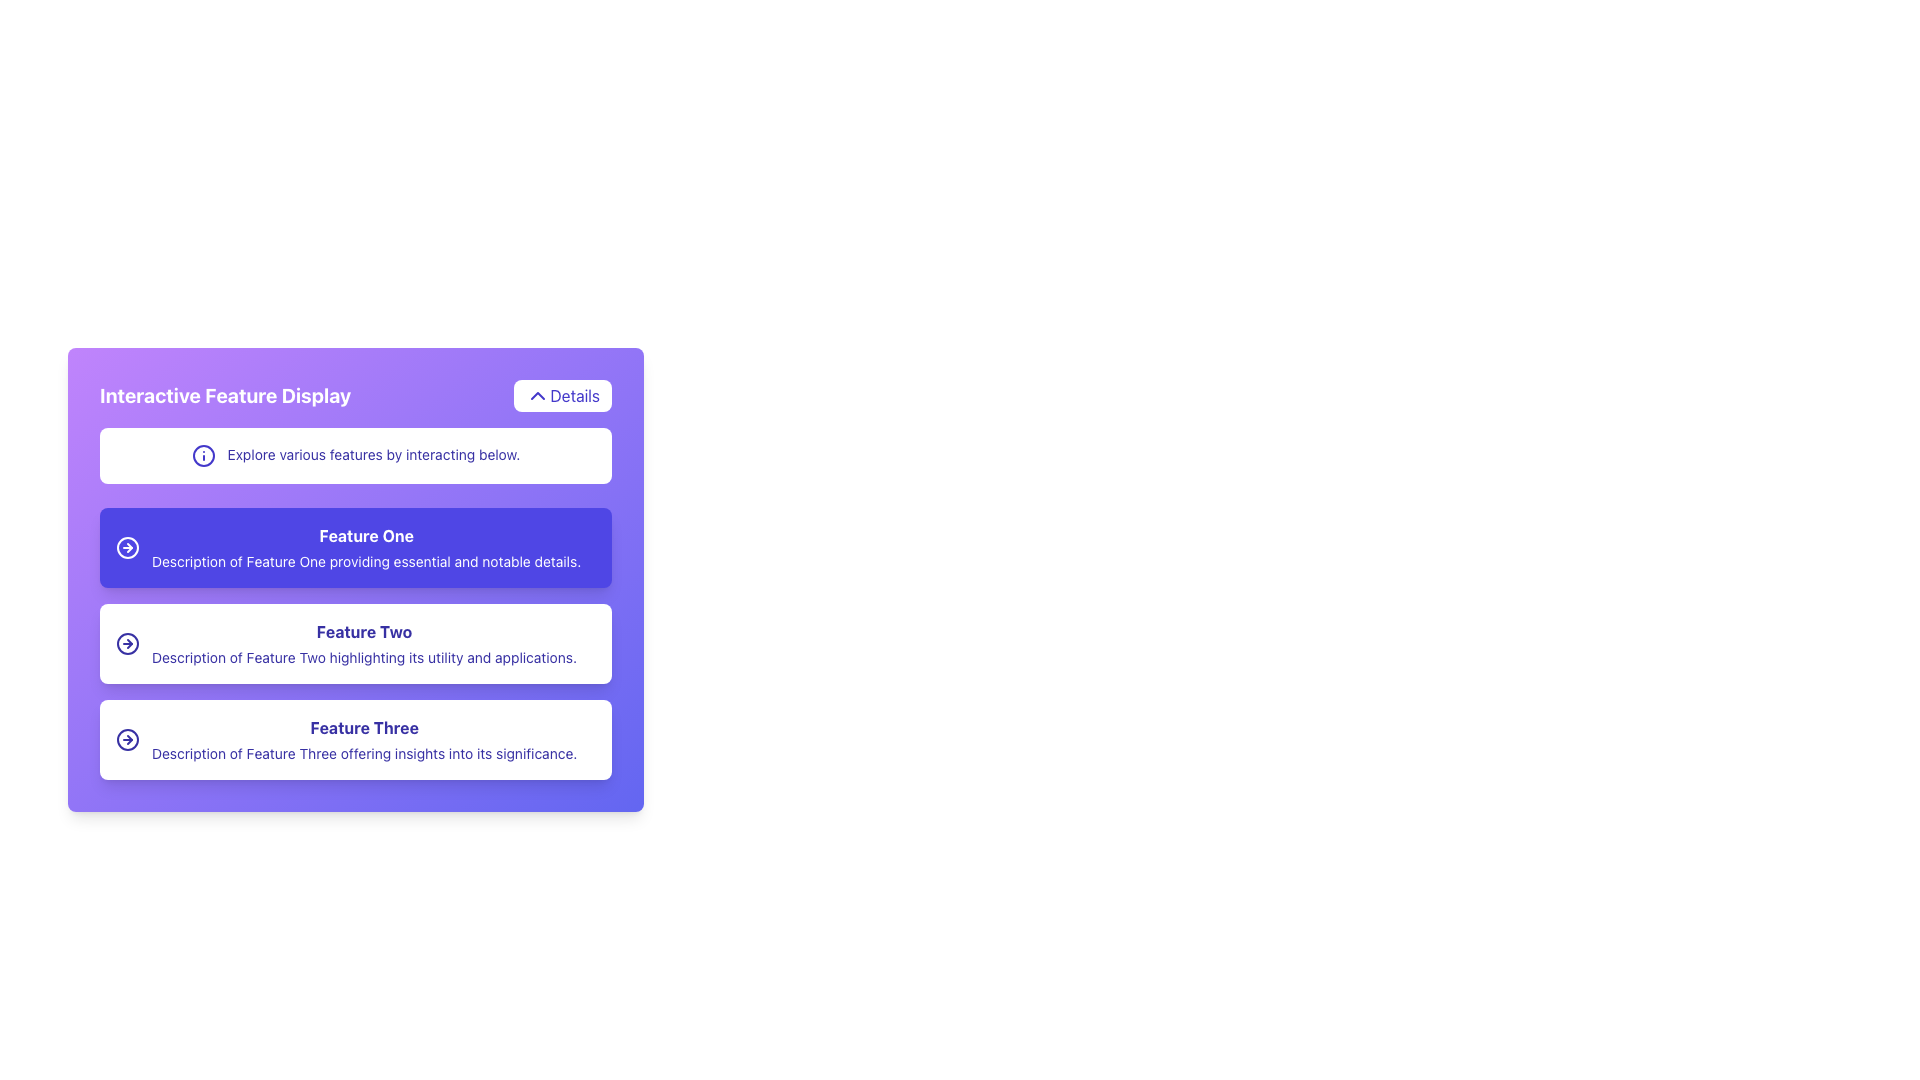 Image resolution: width=1920 pixels, height=1080 pixels. What do you see at coordinates (203, 455) in the screenshot?
I see `the SVG Circle element, which is a circular shape with a border located to the left of the text line 'Explore various features by interacting below.'` at bounding box center [203, 455].